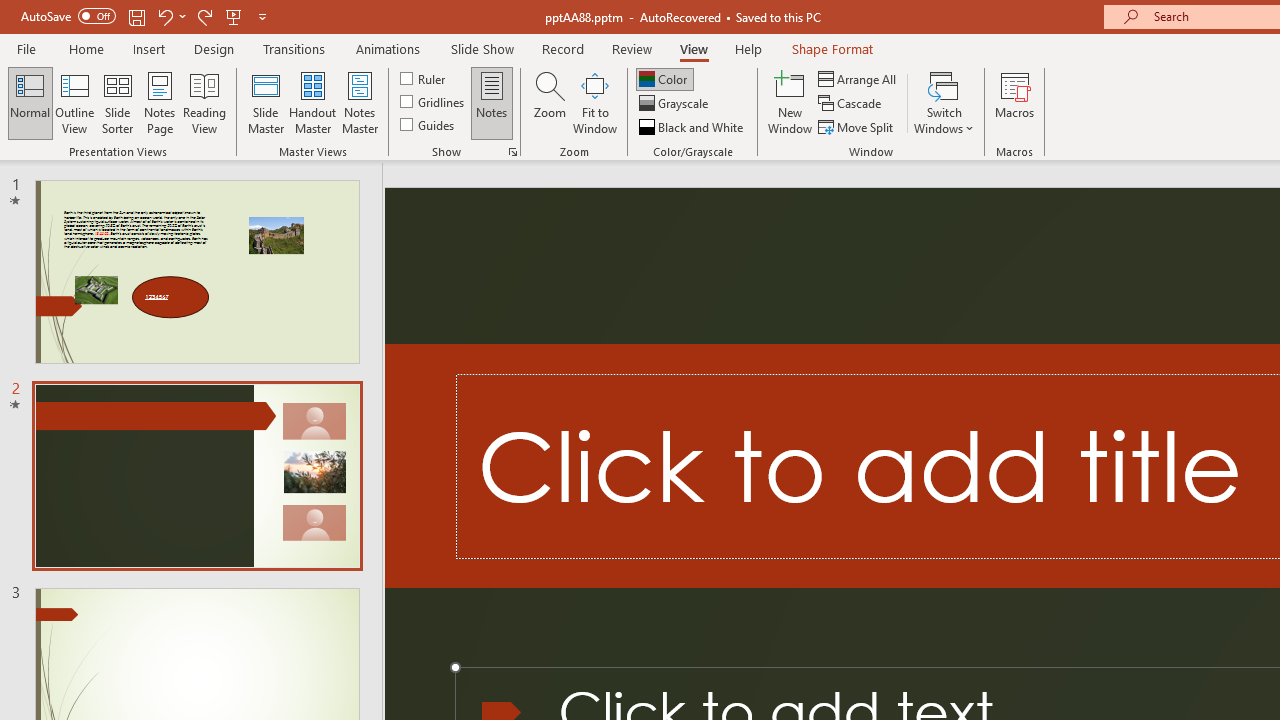 The width and height of the screenshot is (1280, 720). What do you see at coordinates (858, 78) in the screenshot?
I see `'Arrange All'` at bounding box center [858, 78].